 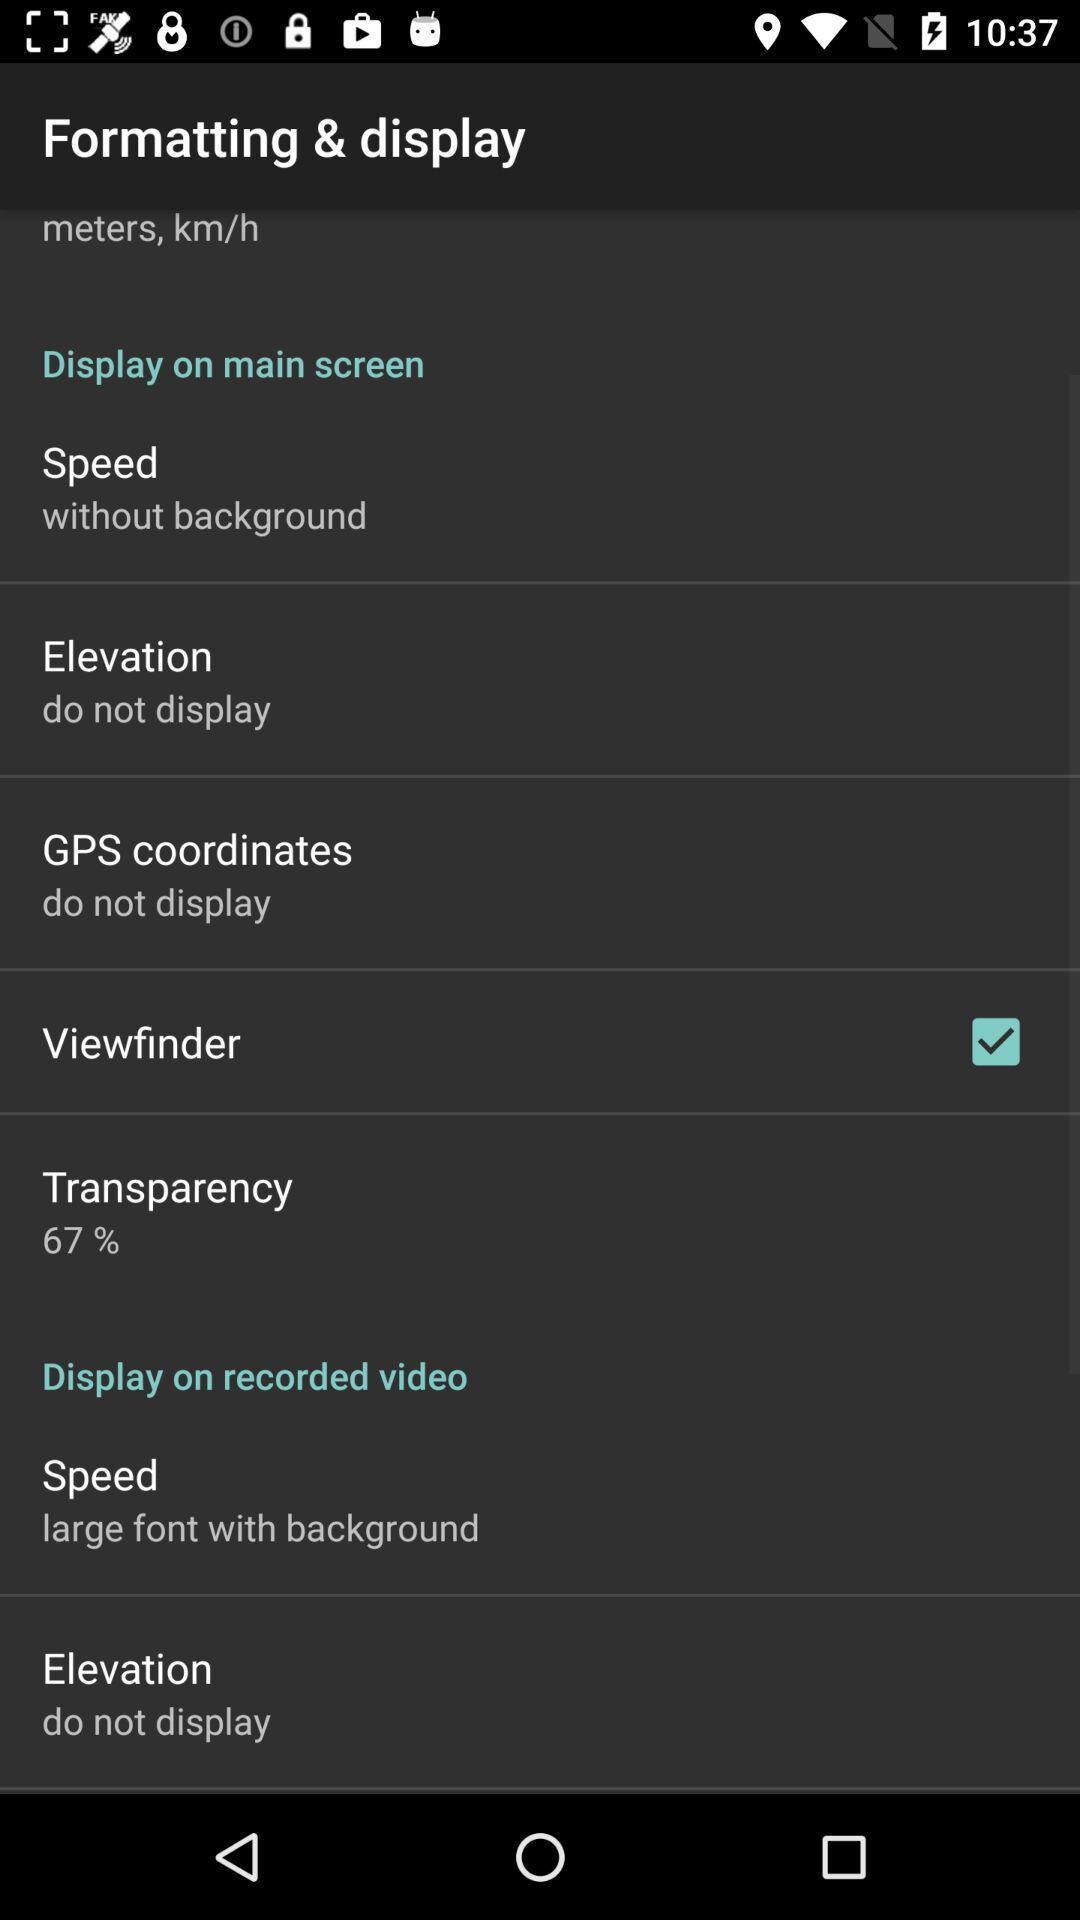 I want to click on the item above transparency app, so click(x=140, y=1040).